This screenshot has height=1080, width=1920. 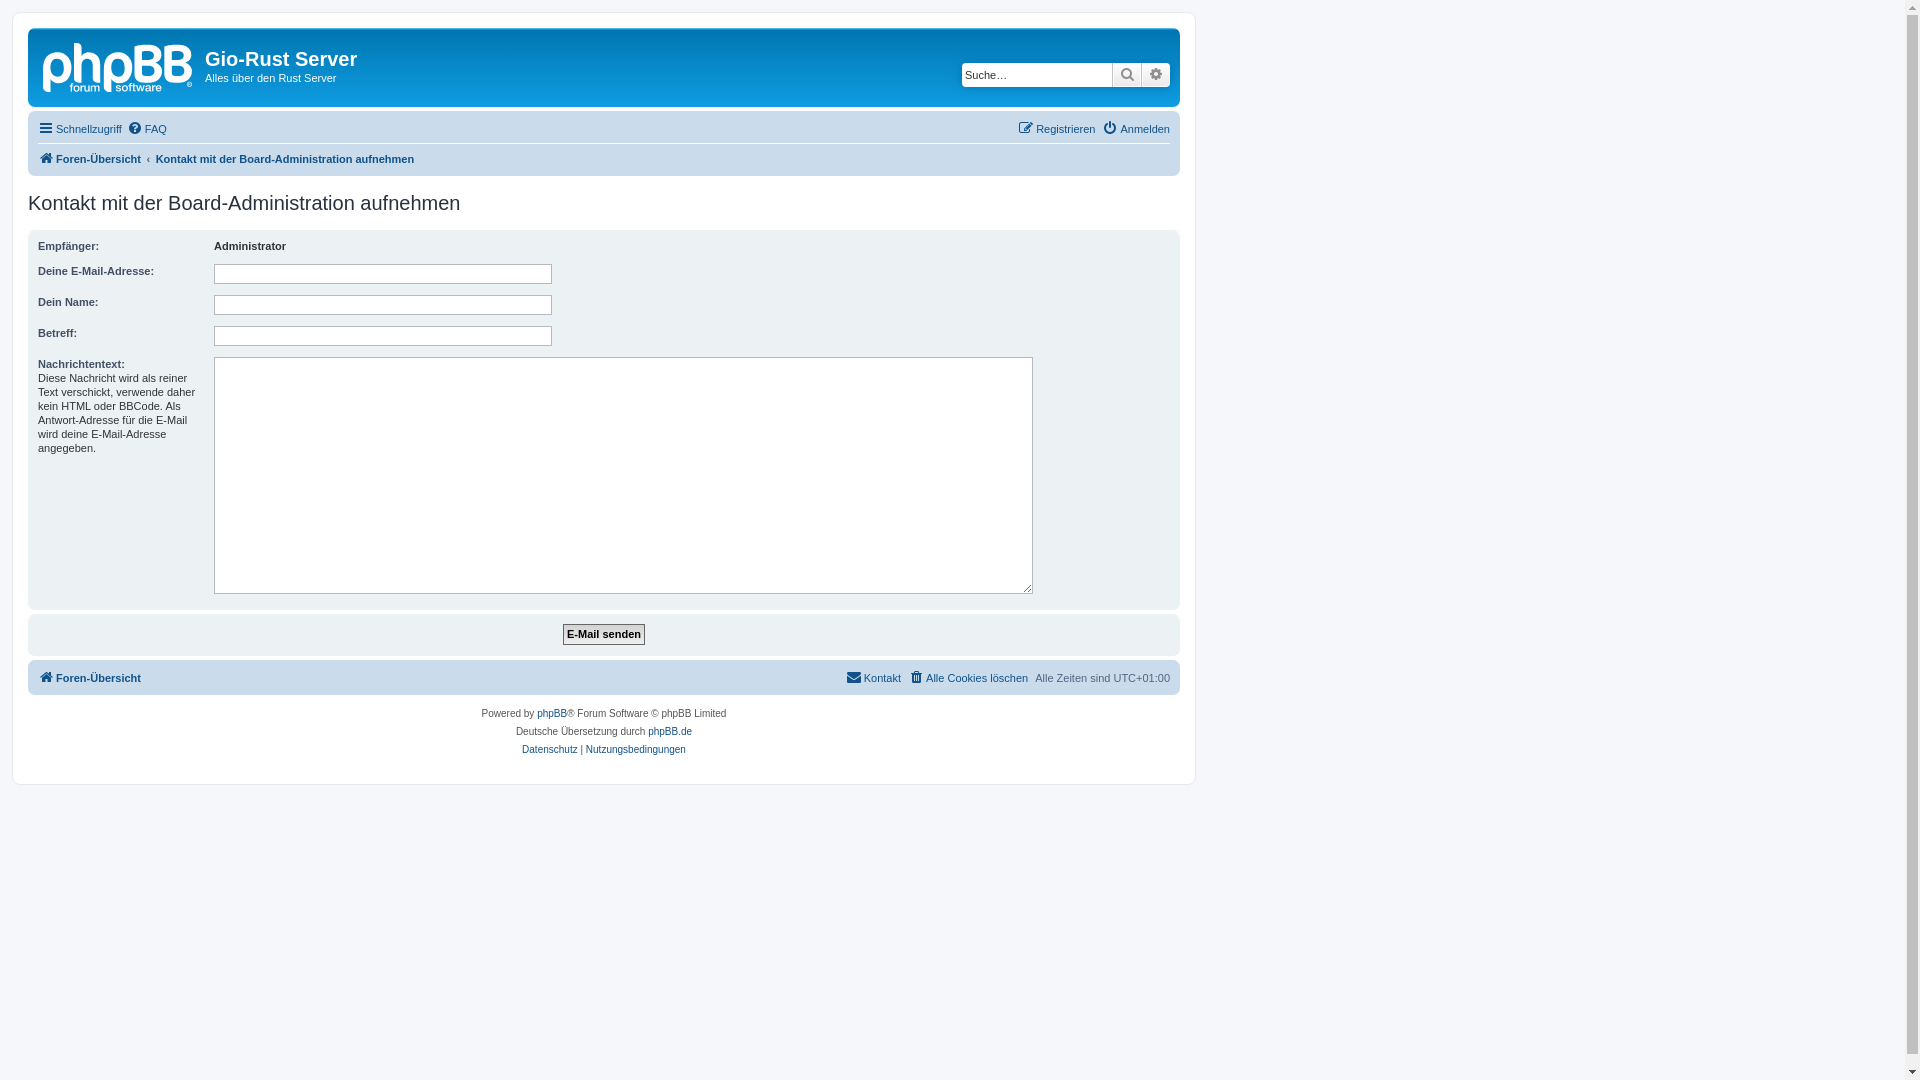 I want to click on 'FAQ', so click(x=146, y=128).